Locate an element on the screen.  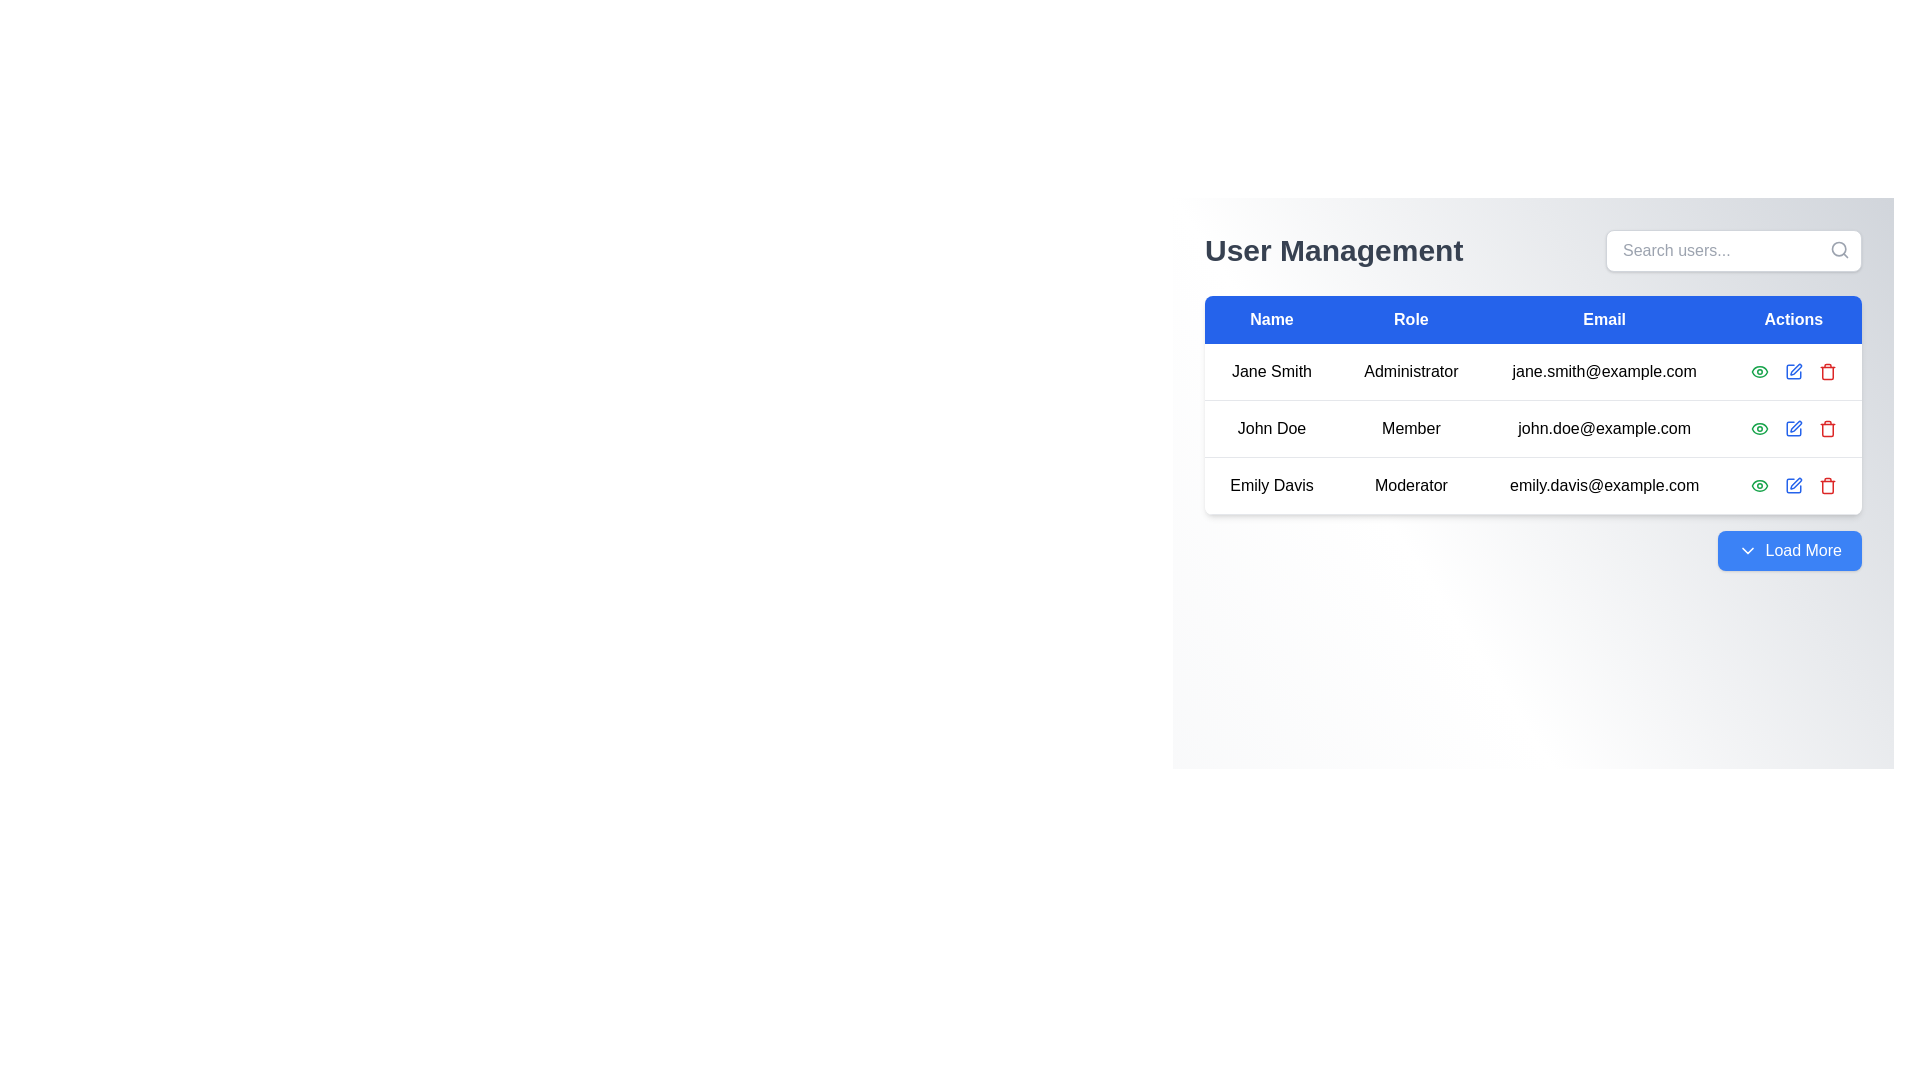
the text label displaying 'John Doe' in the user management interface, located in the 'Name' column of the second row is located at coordinates (1271, 427).